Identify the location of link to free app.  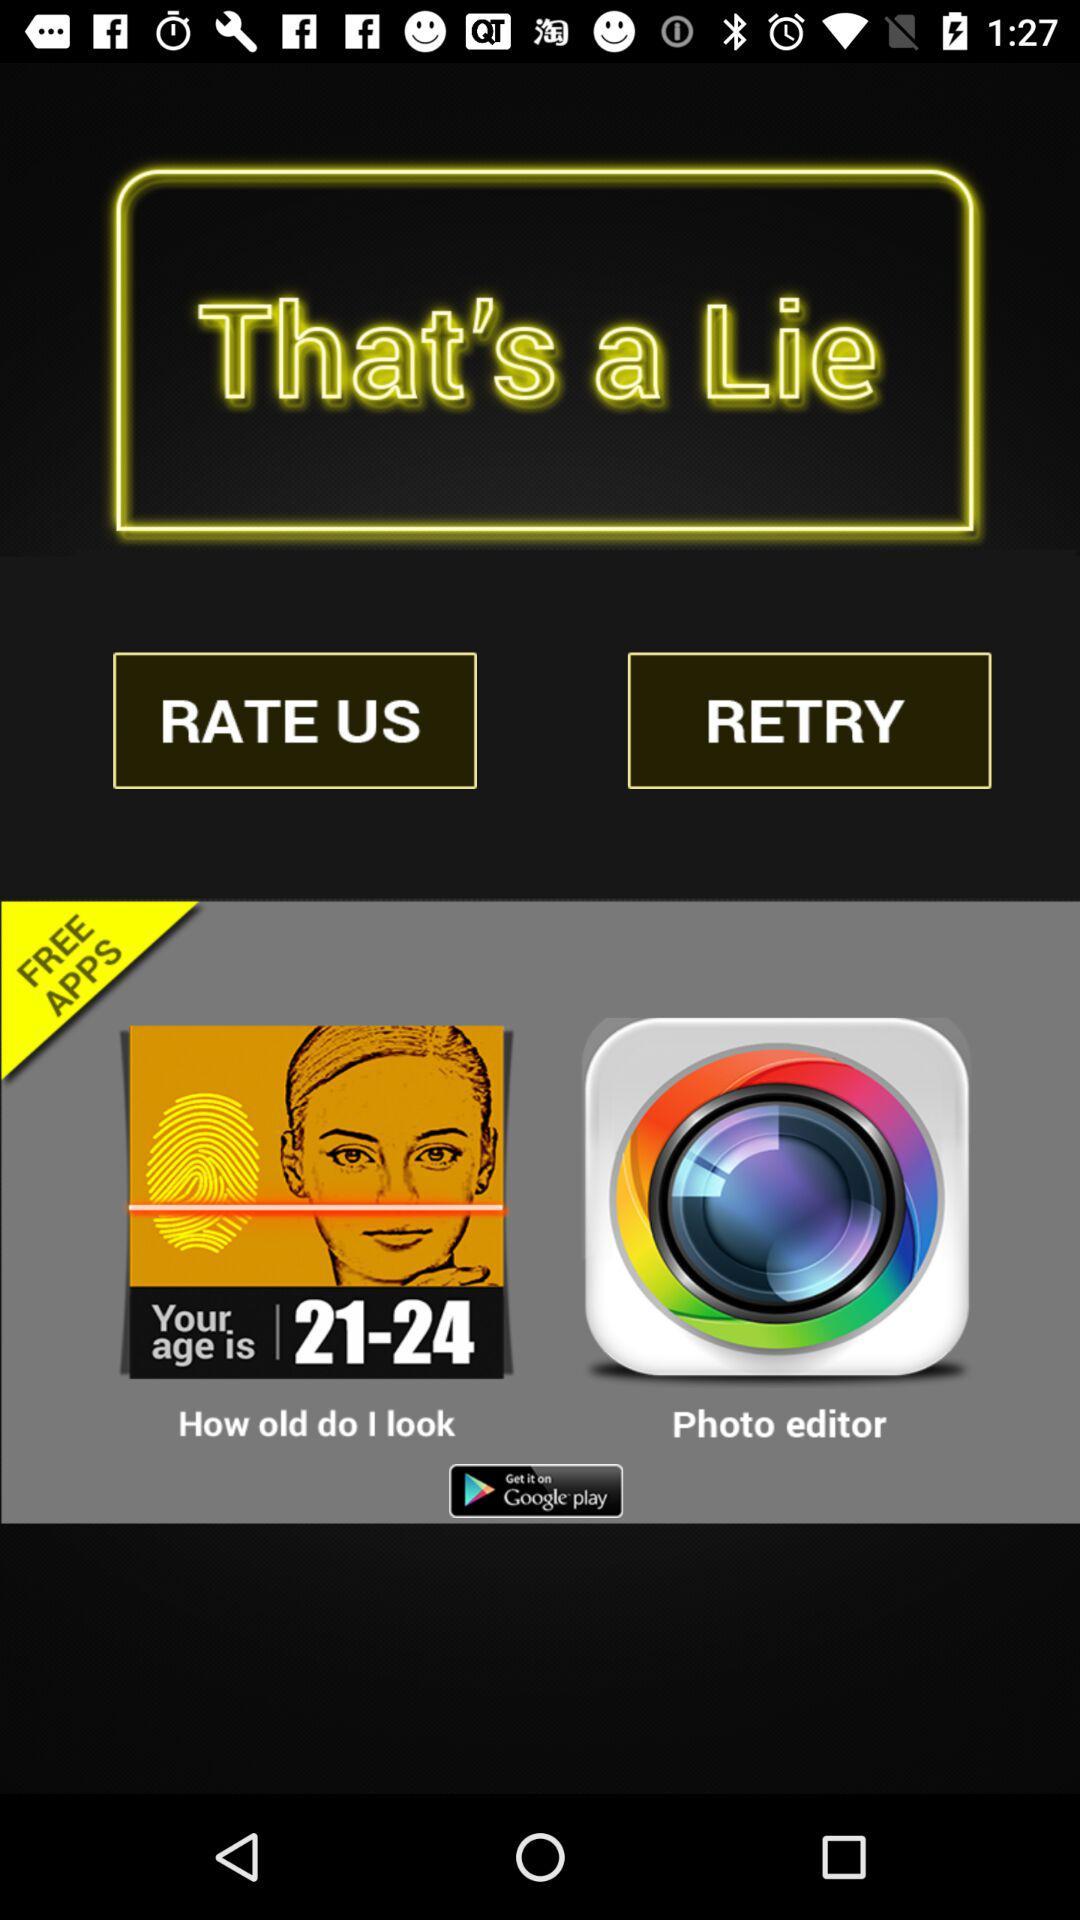
(316, 1230).